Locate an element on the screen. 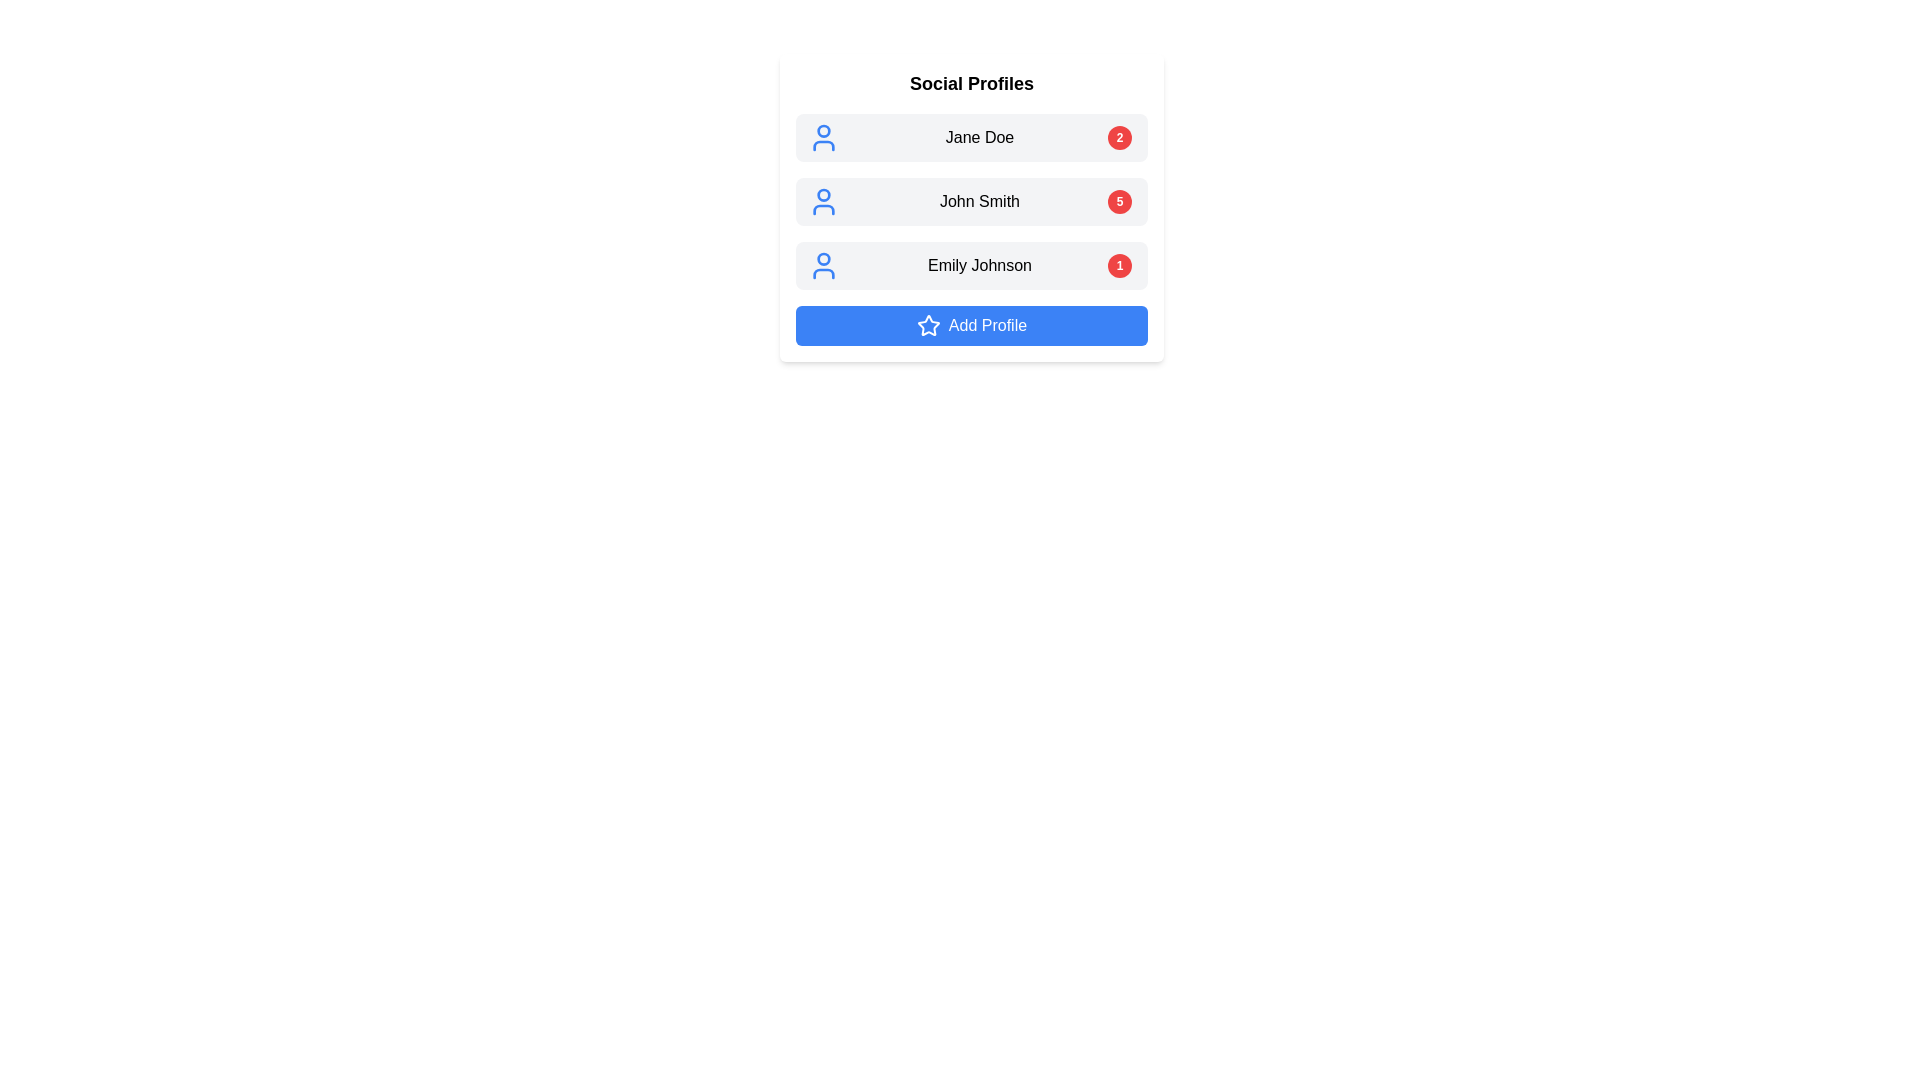 The width and height of the screenshot is (1920, 1080). the Decorative Icon representing the user profile for 'John Smith' in the 'Social Profiles' widget is located at coordinates (824, 201).